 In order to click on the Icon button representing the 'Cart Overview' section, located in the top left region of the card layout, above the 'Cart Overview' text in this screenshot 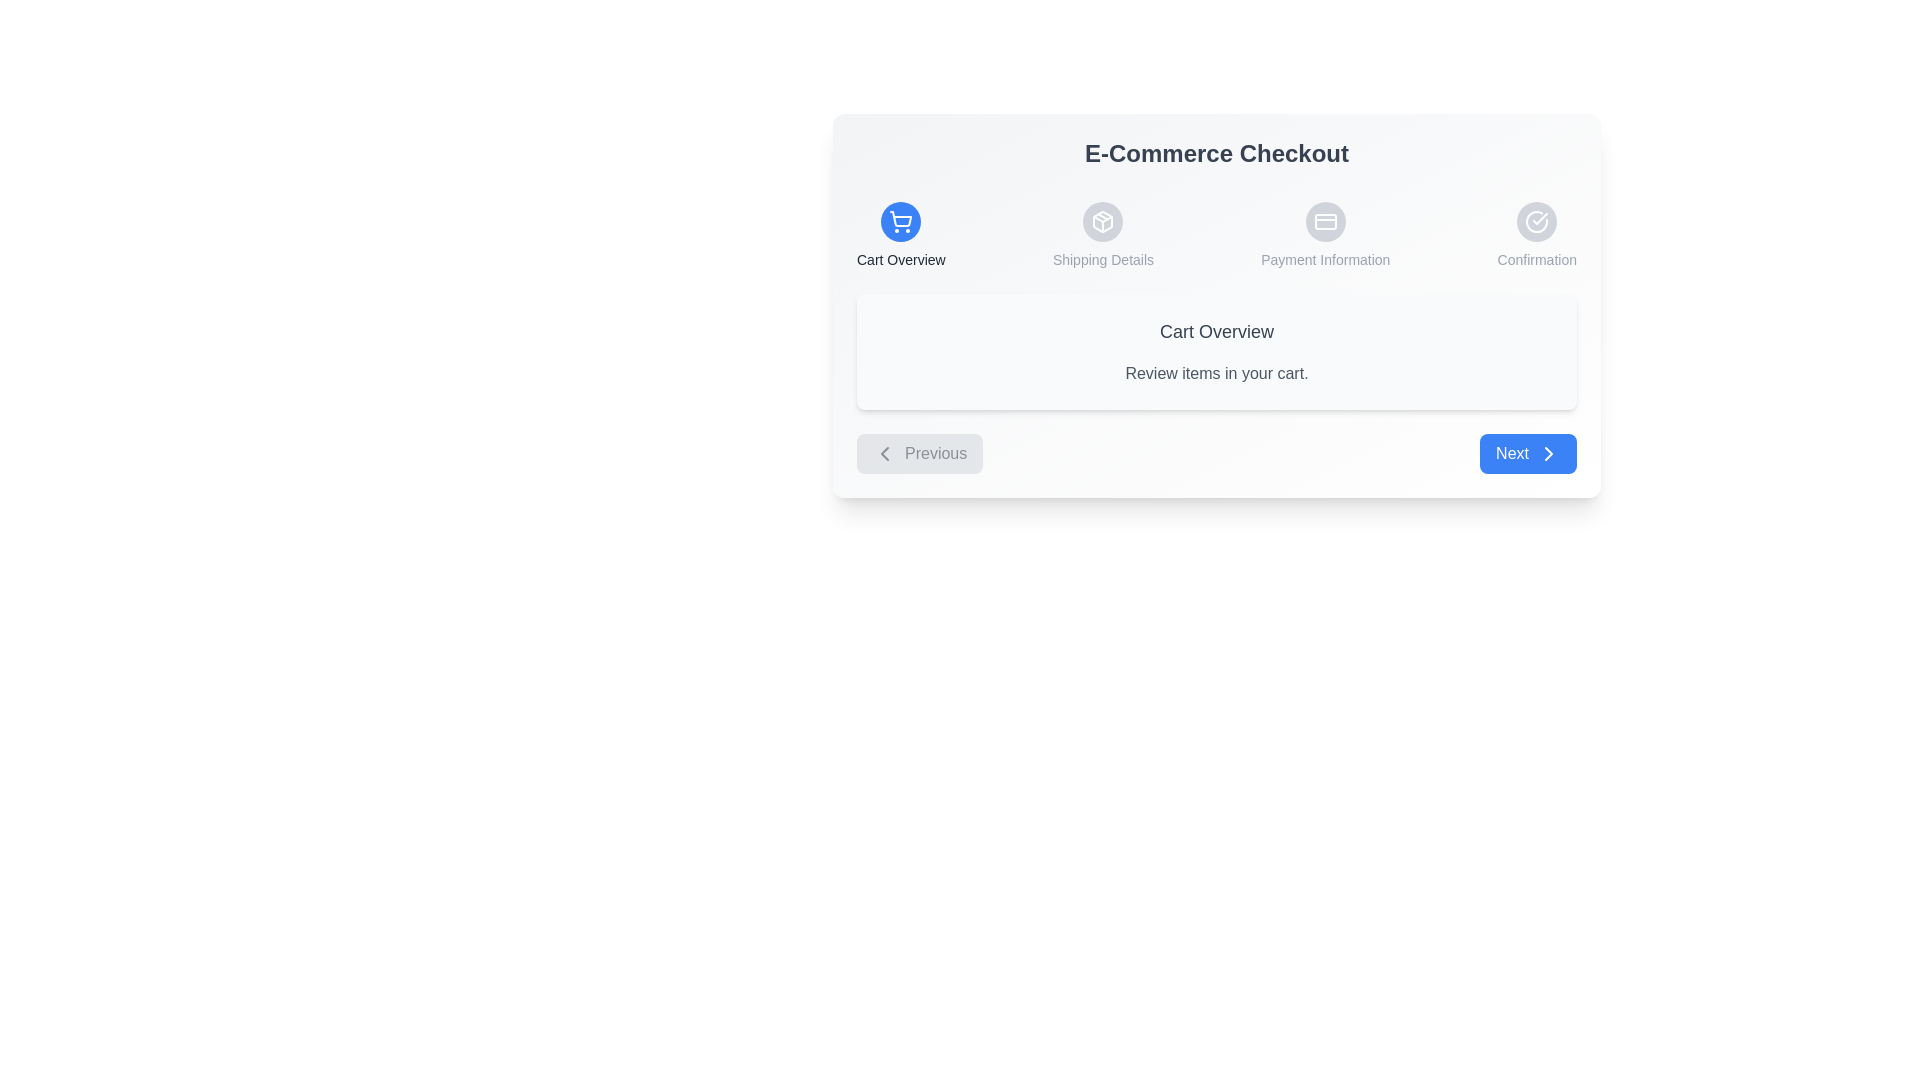, I will do `click(900, 222)`.